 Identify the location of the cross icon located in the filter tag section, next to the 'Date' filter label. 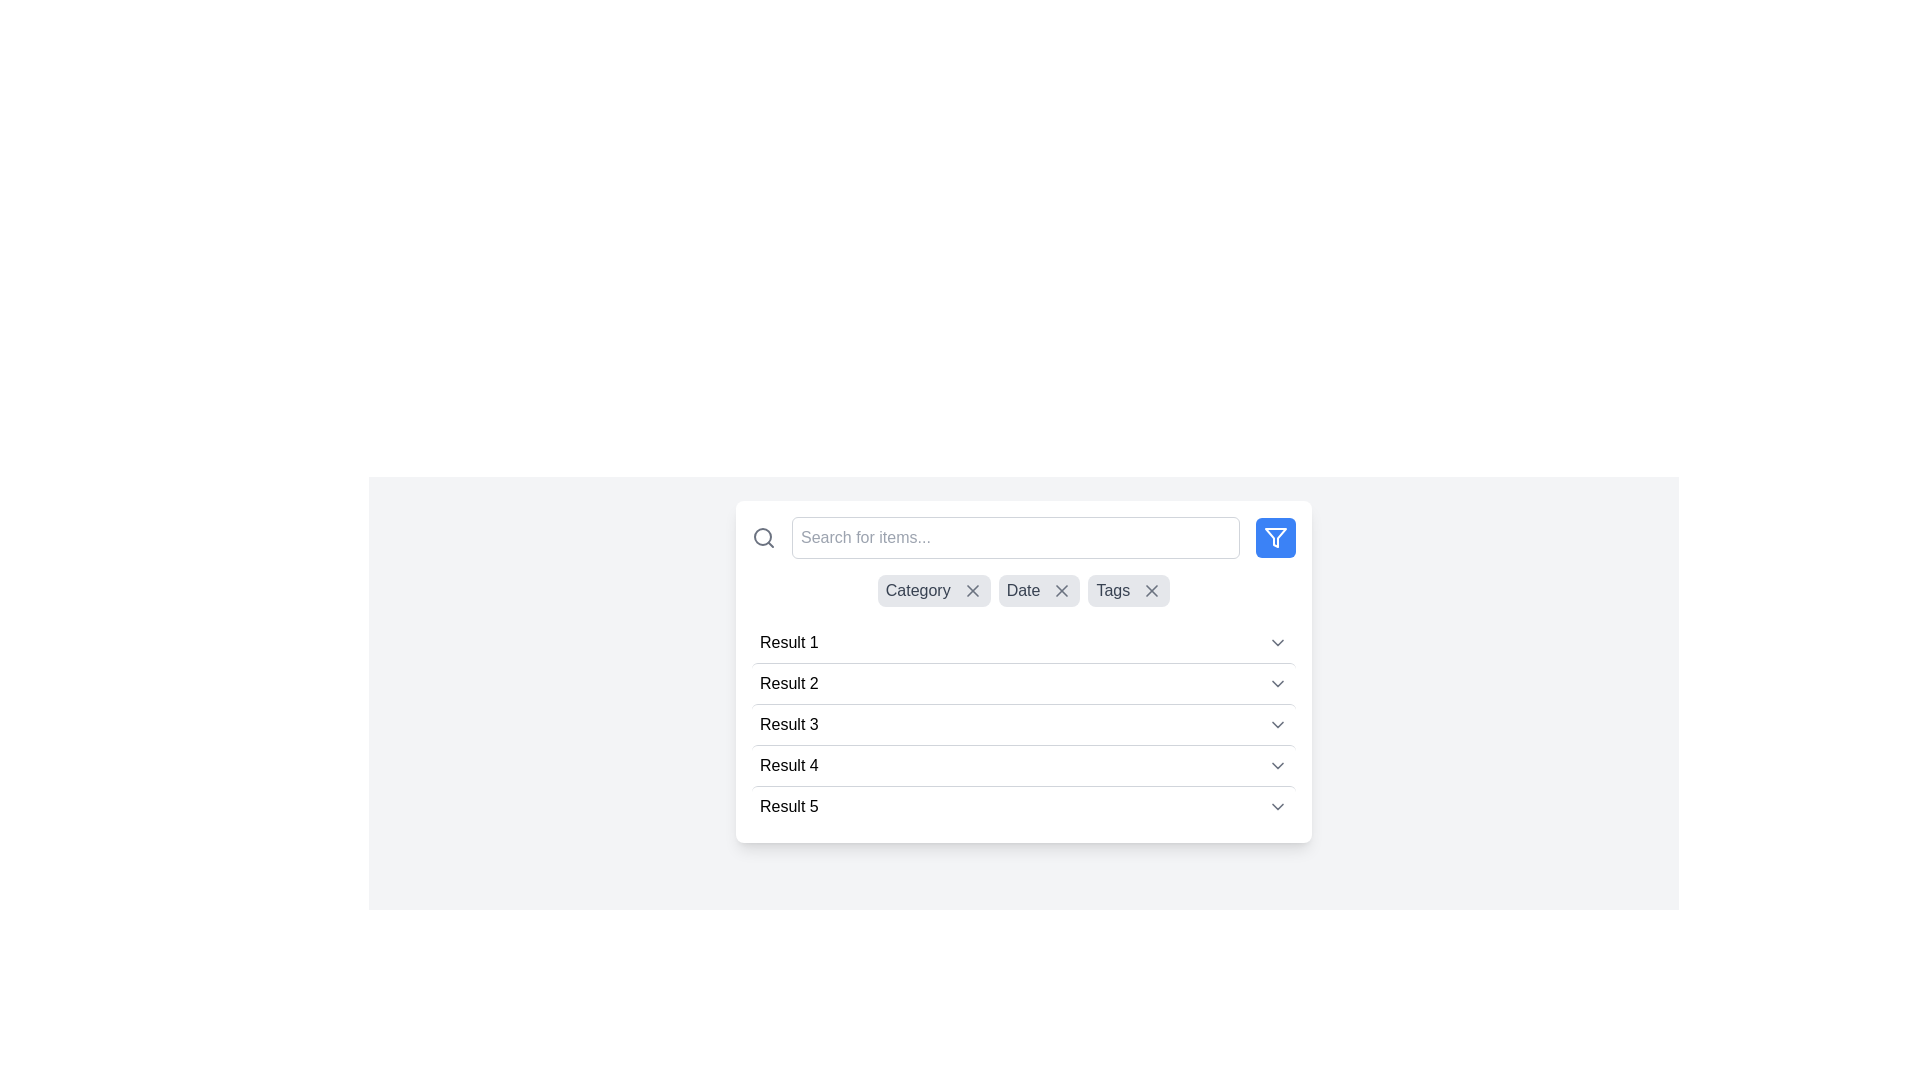
(1061, 589).